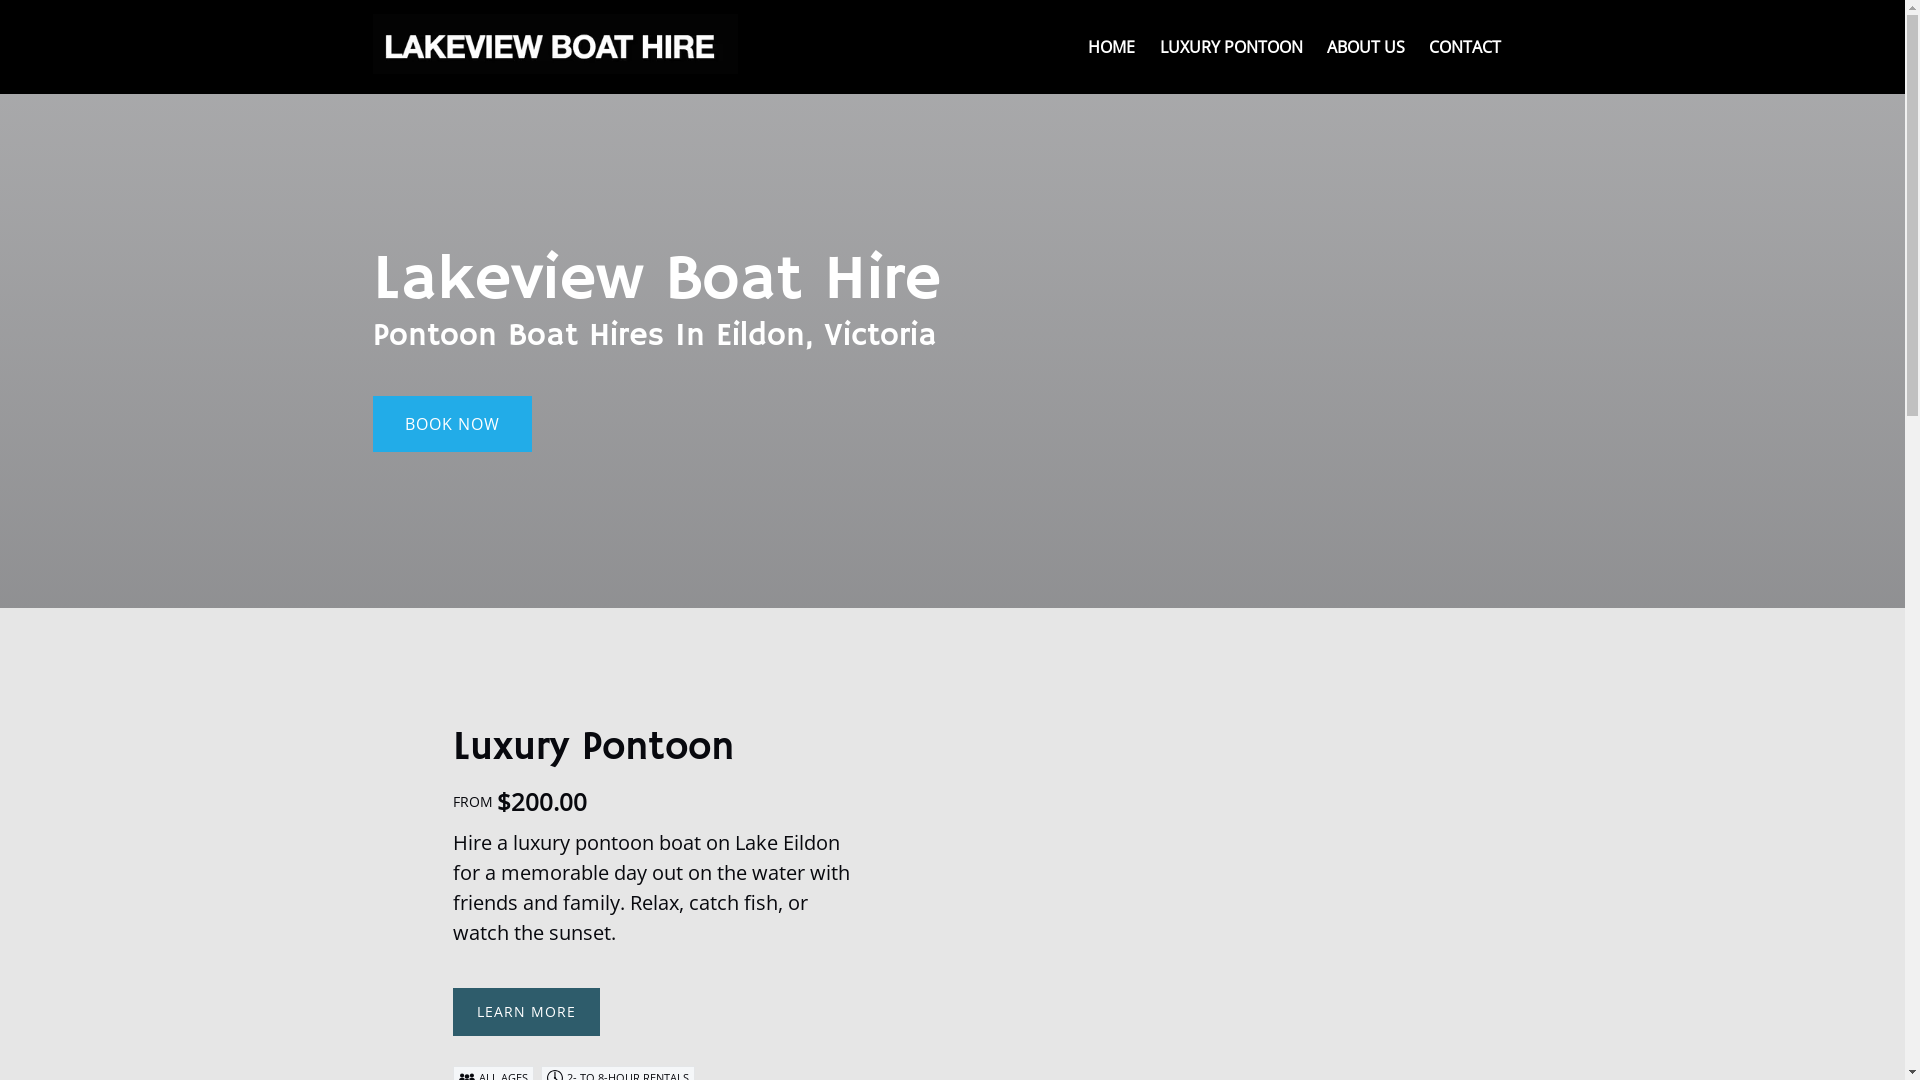 The width and height of the screenshot is (1920, 1080). I want to click on 'HOME', so click(1074, 45).